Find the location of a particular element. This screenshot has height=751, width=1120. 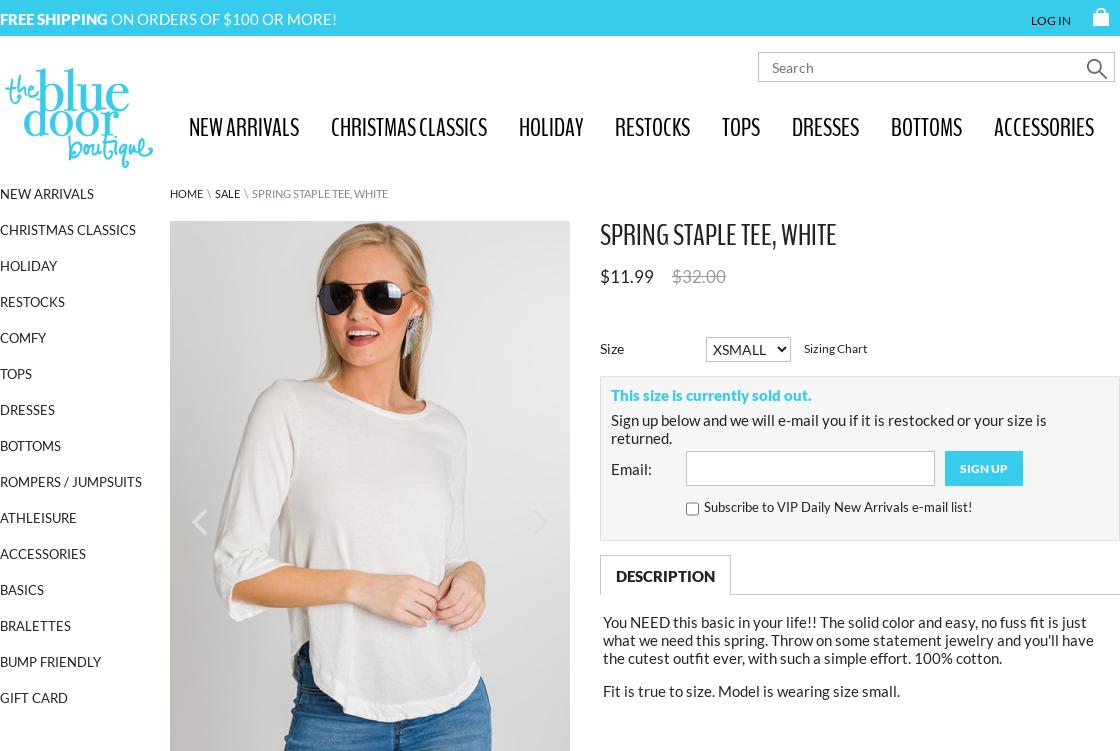

'Tops' is located at coordinates (16, 373).